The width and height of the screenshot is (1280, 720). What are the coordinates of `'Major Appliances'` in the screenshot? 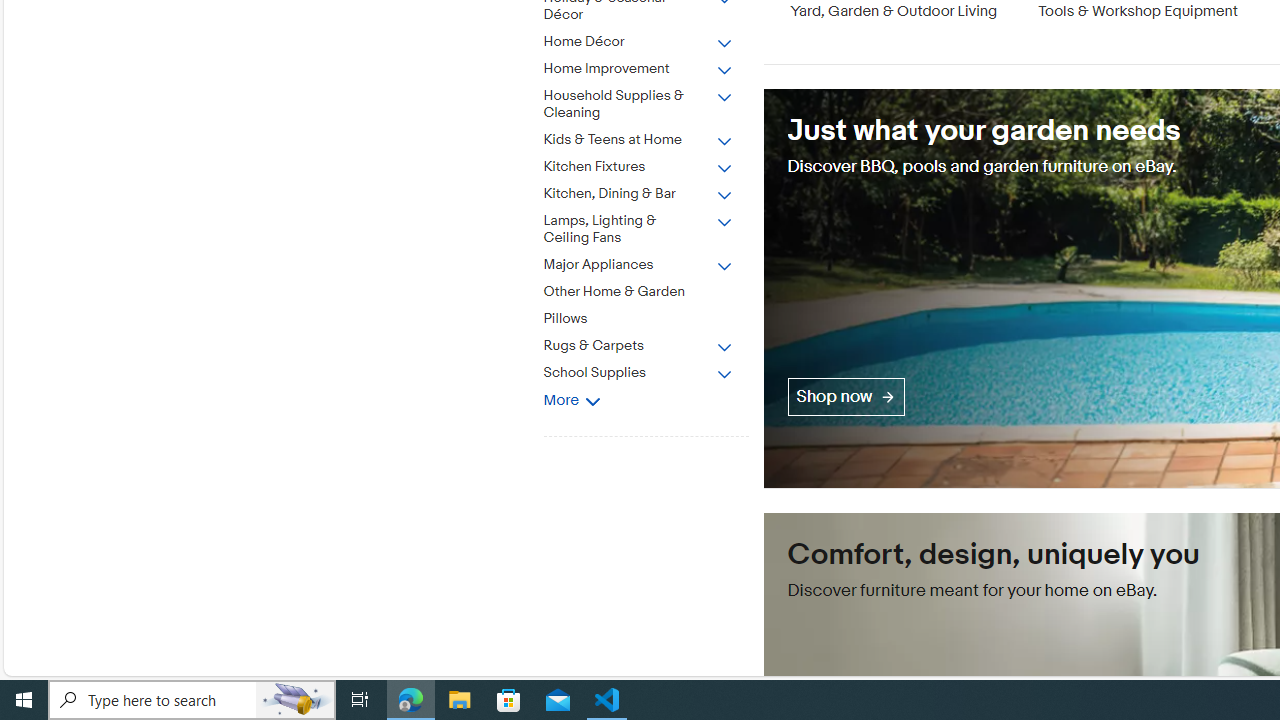 It's located at (653, 260).